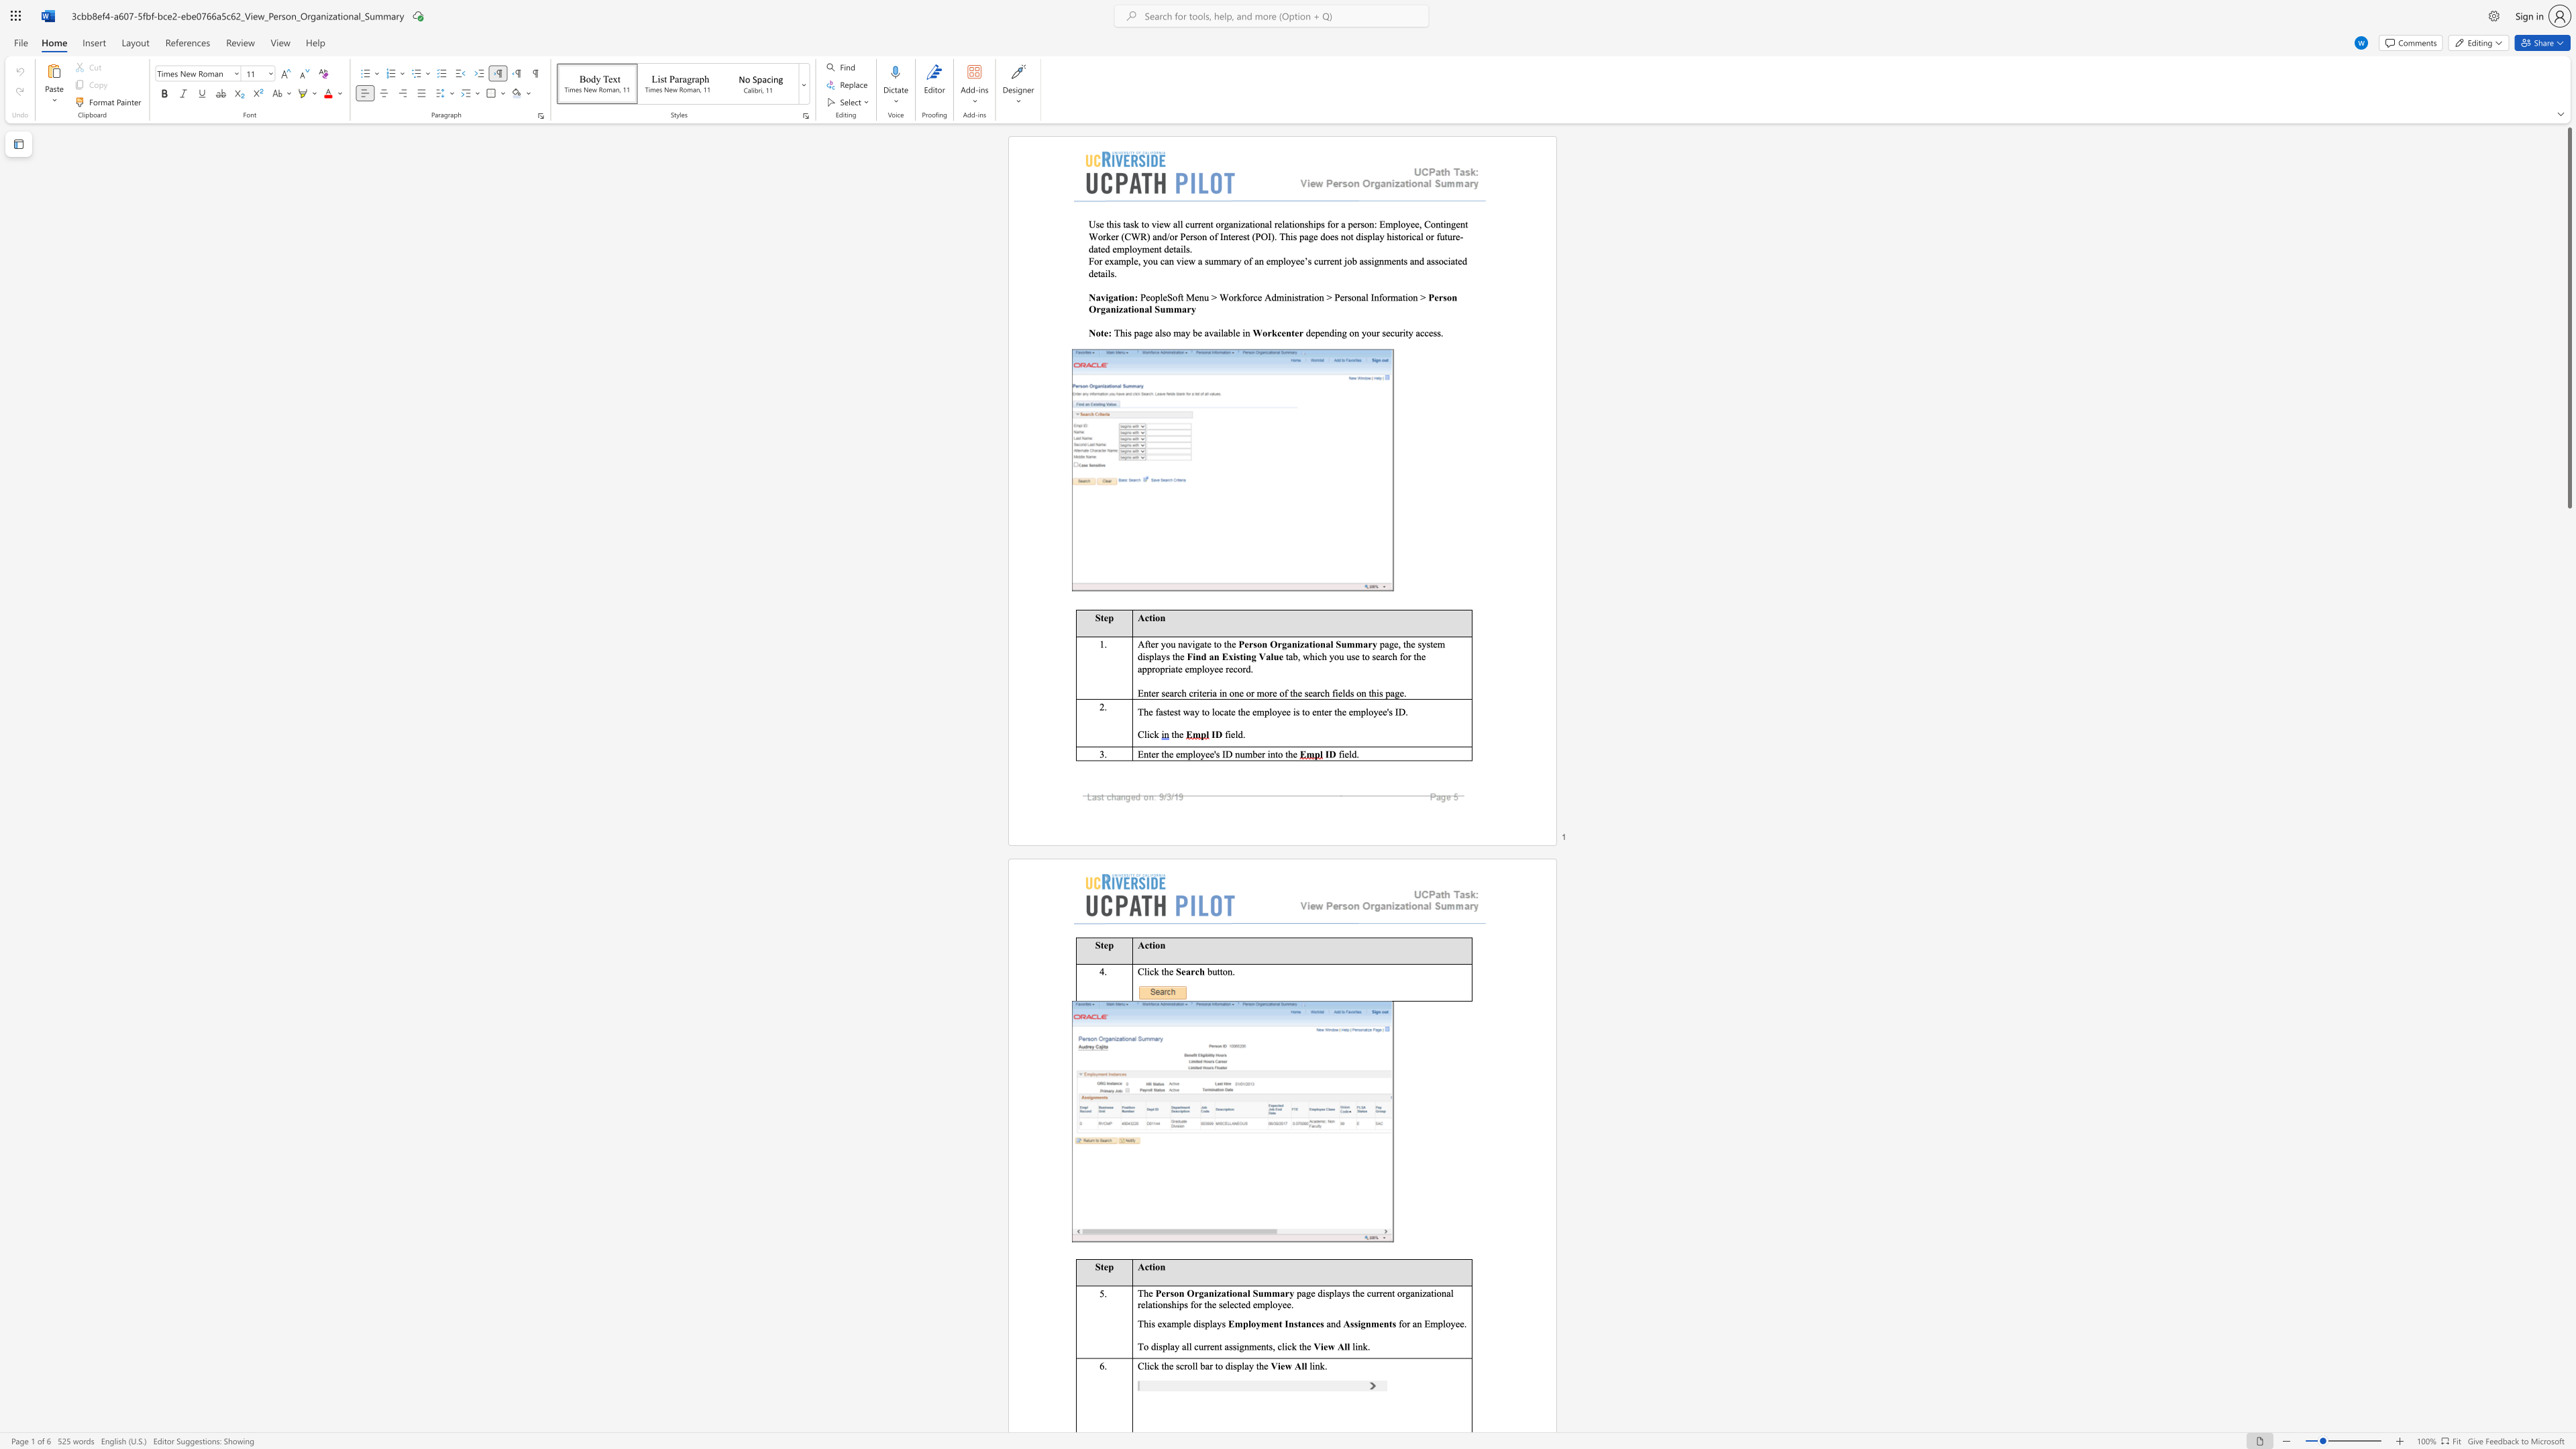 The image size is (2576, 1449). What do you see at coordinates (1285, 643) in the screenshot?
I see `the space between the continuous character "g" and "a" in the text` at bounding box center [1285, 643].